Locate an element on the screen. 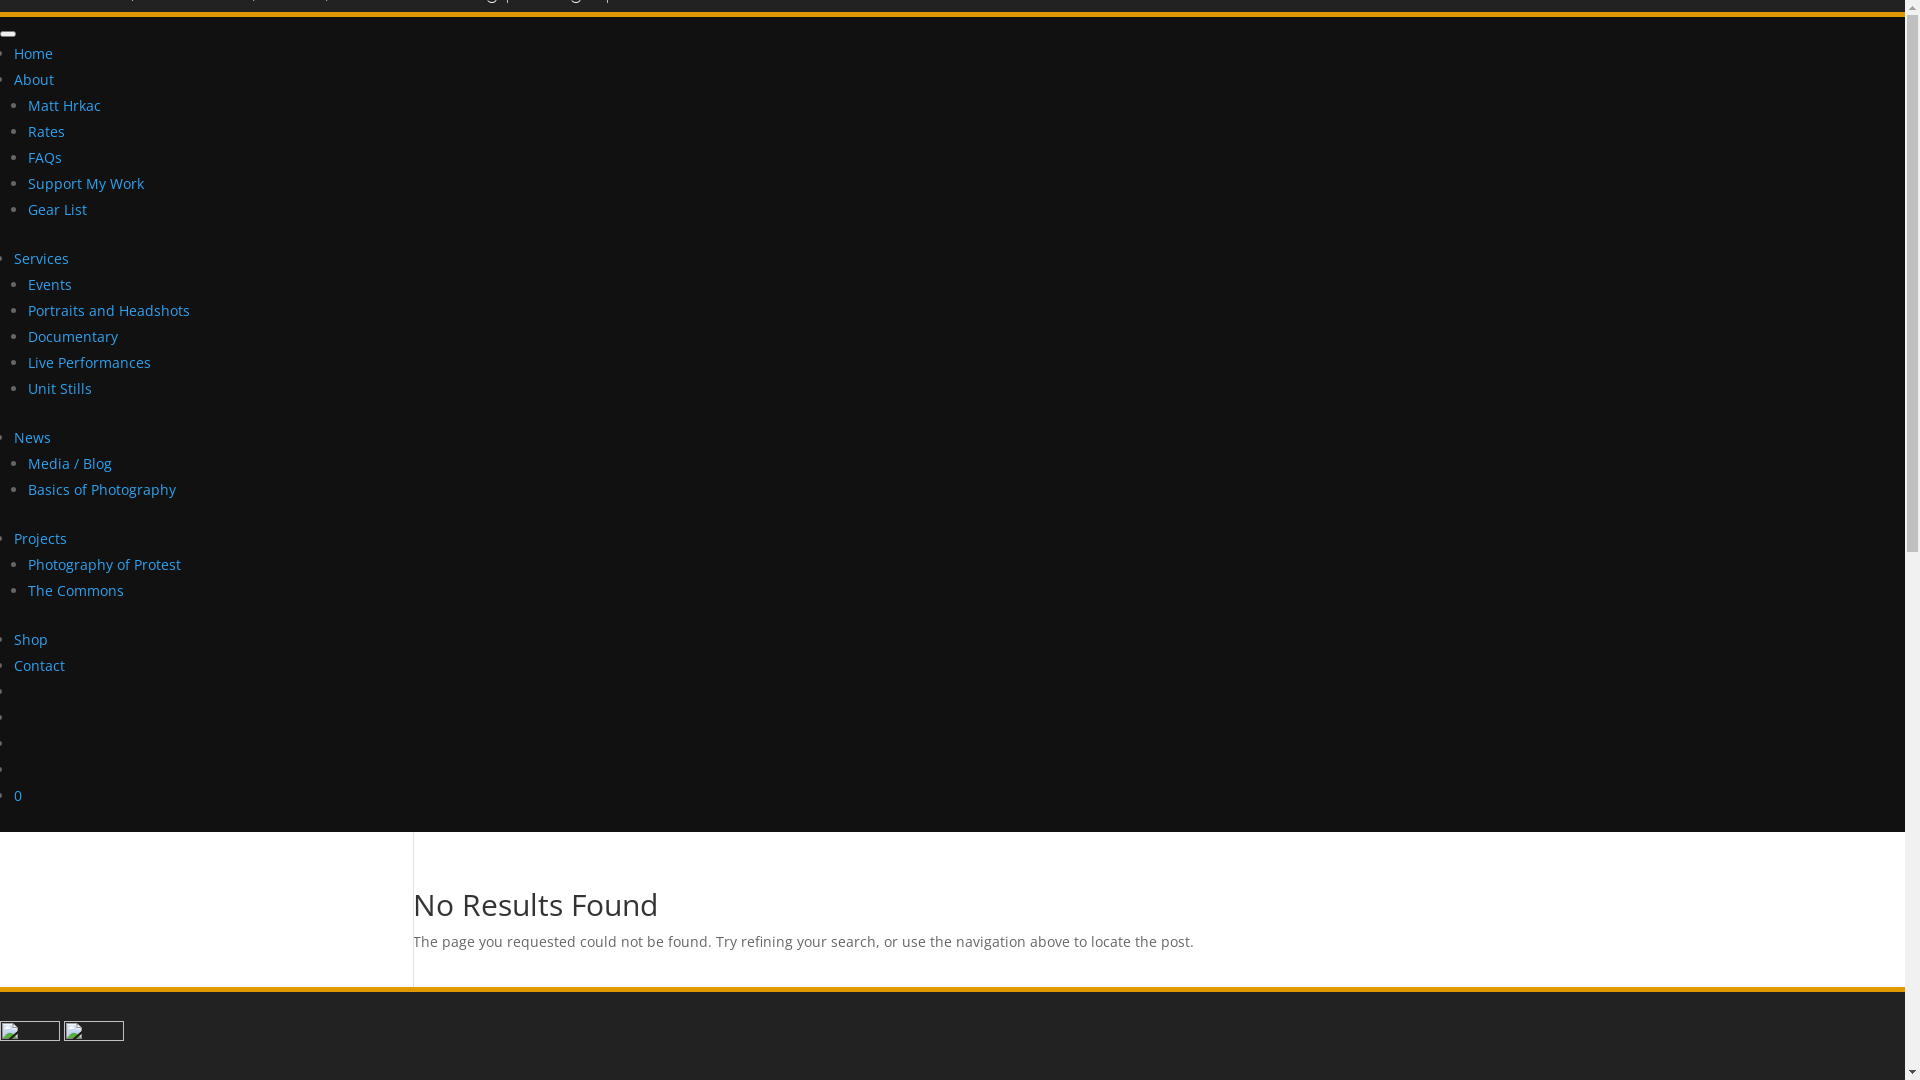 The image size is (1920, 1080). 'Unit Stills' is located at coordinates (59, 388).